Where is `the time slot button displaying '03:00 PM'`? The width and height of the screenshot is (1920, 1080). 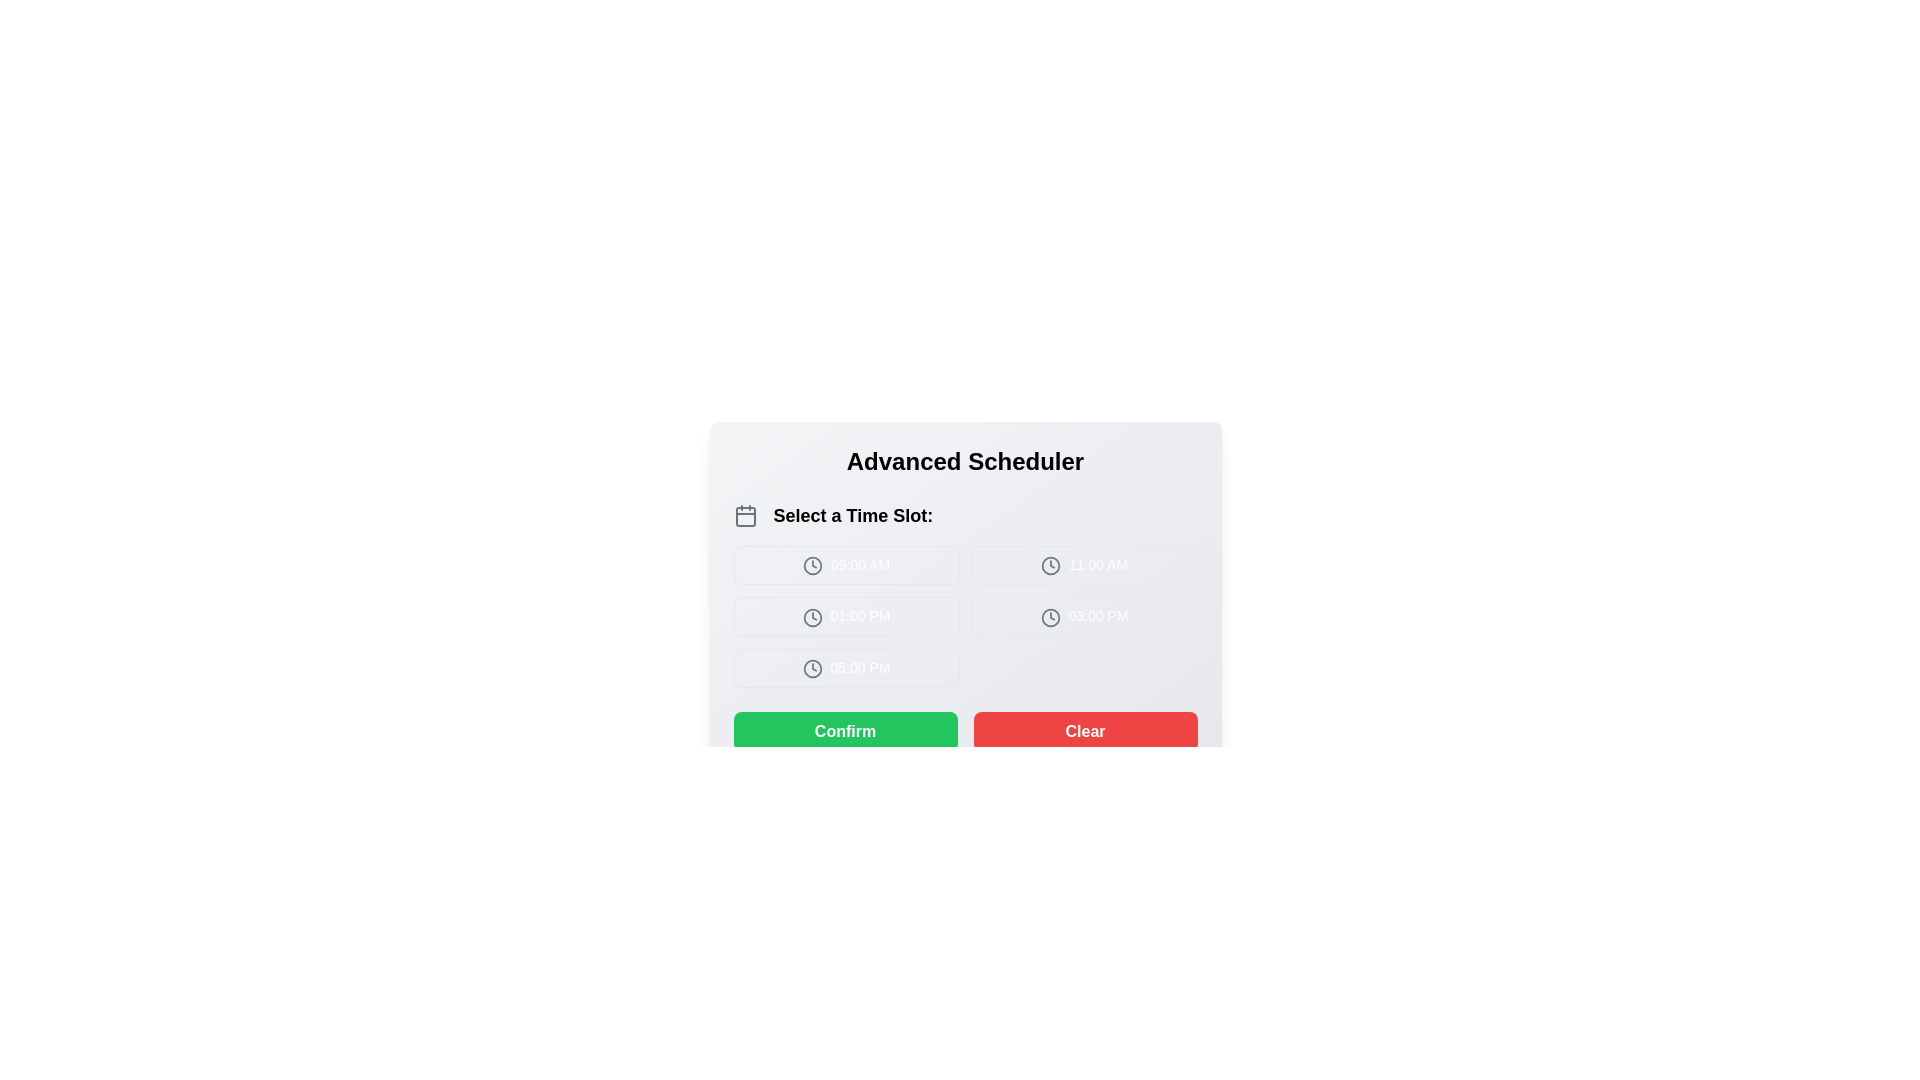 the time slot button displaying '03:00 PM' is located at coordinates (1083, 616).